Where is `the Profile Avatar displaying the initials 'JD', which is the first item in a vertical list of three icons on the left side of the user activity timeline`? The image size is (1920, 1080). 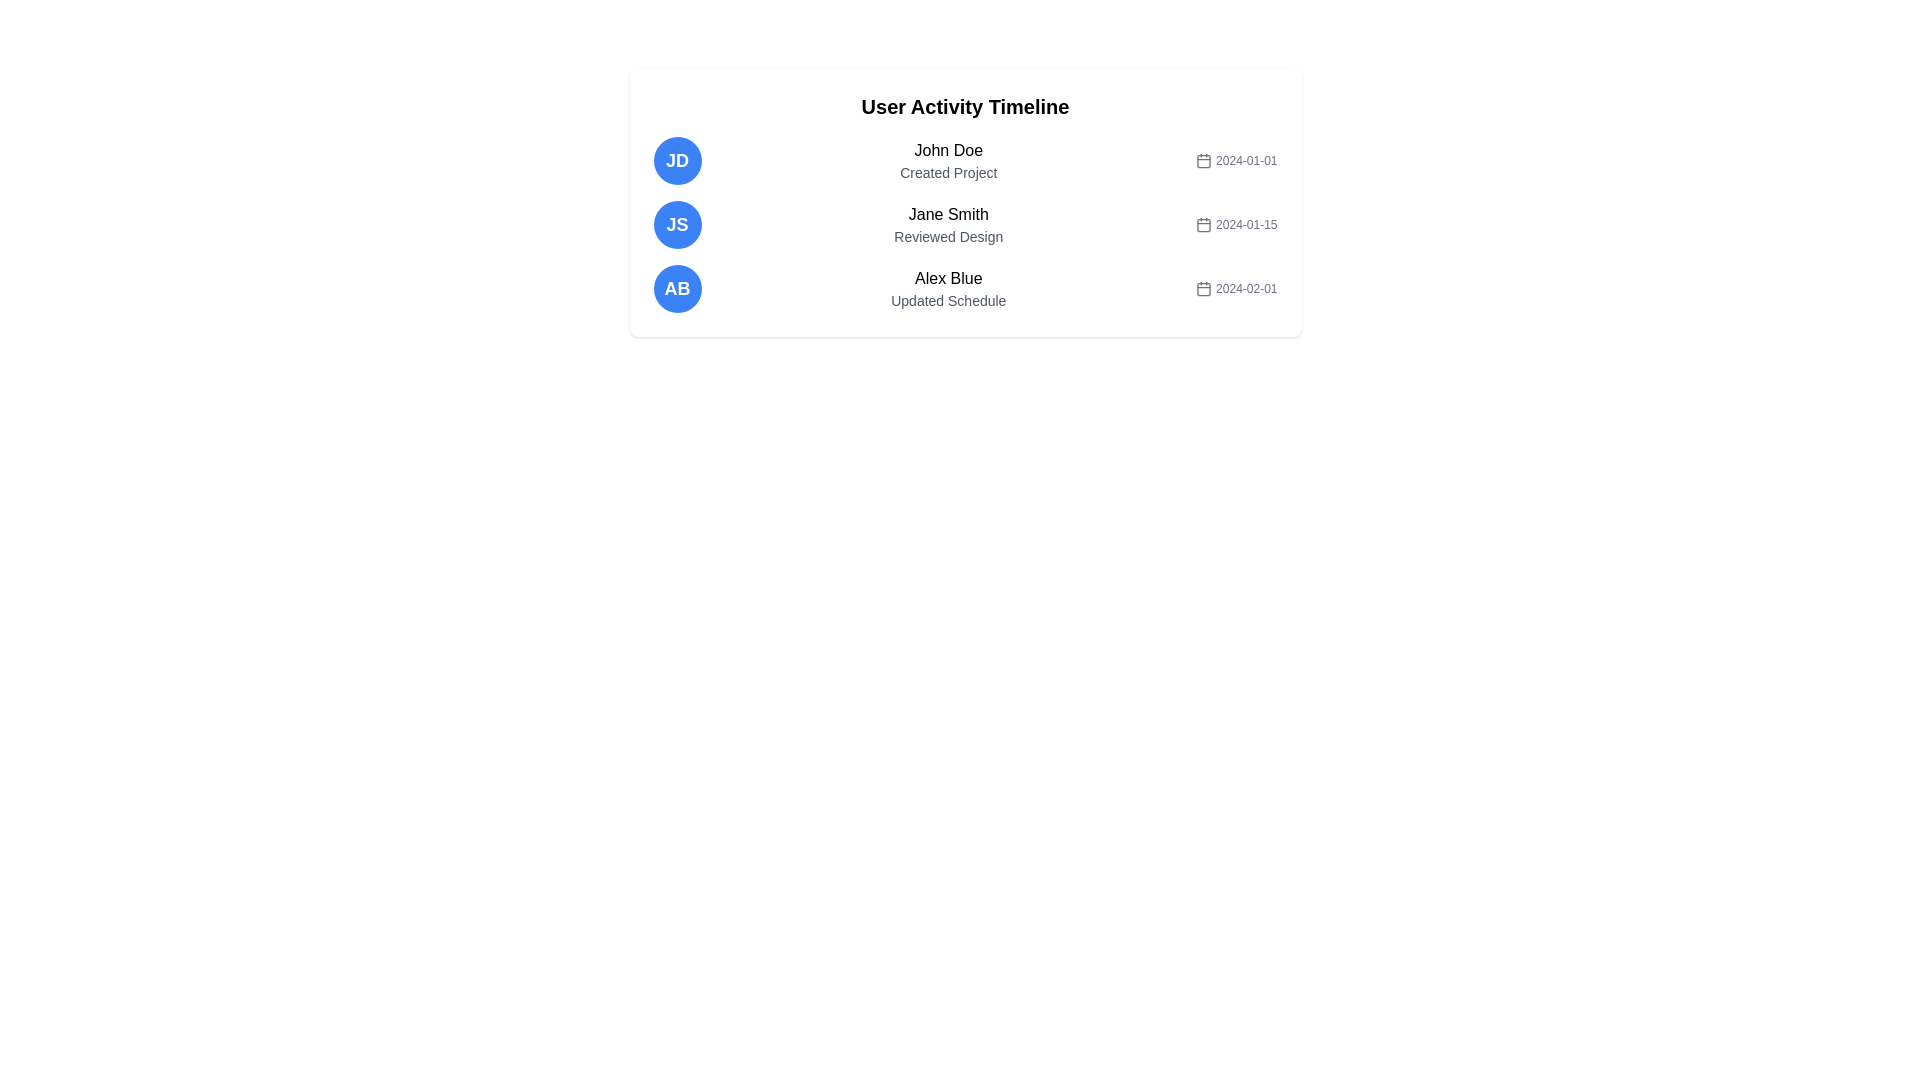 the Profile Avatar displaying the initials 'JD', which is the first item in a vertical list of three icons on the left side of the user activity timeline is located at coordinates (677, 160).